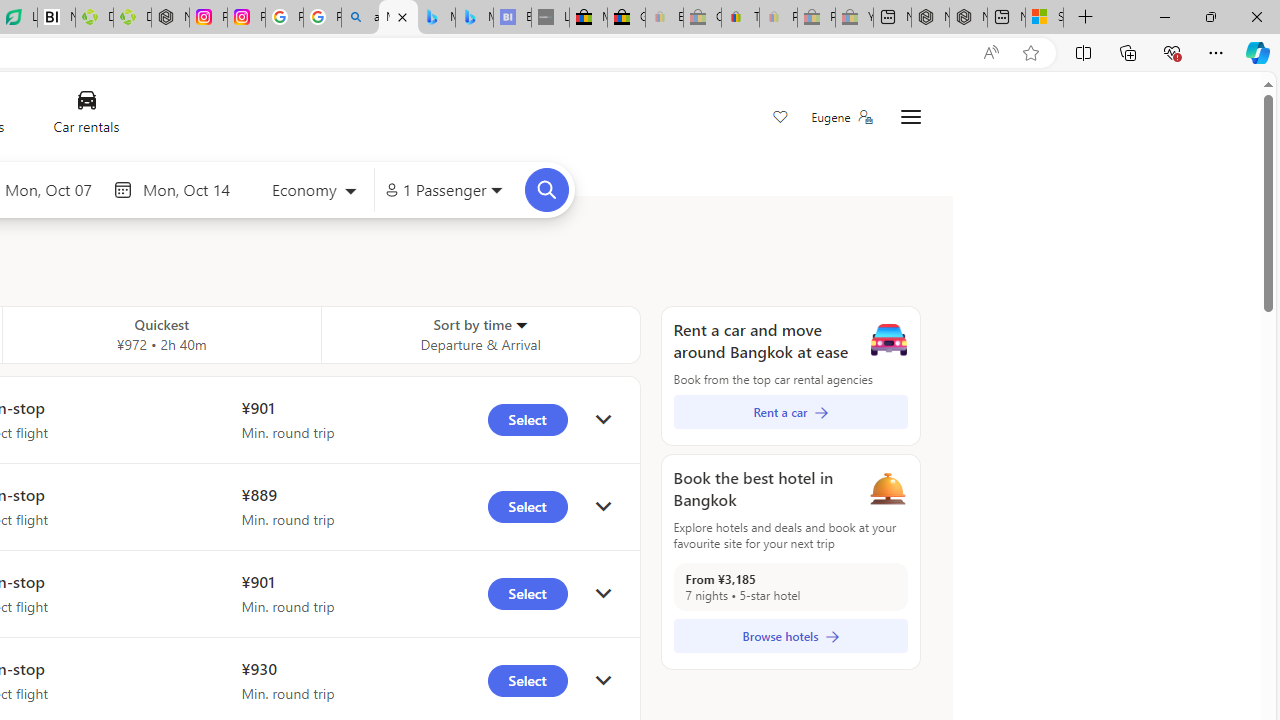  I want to click on 'Threats and offensive language policy | eBay', so click(739, 17).